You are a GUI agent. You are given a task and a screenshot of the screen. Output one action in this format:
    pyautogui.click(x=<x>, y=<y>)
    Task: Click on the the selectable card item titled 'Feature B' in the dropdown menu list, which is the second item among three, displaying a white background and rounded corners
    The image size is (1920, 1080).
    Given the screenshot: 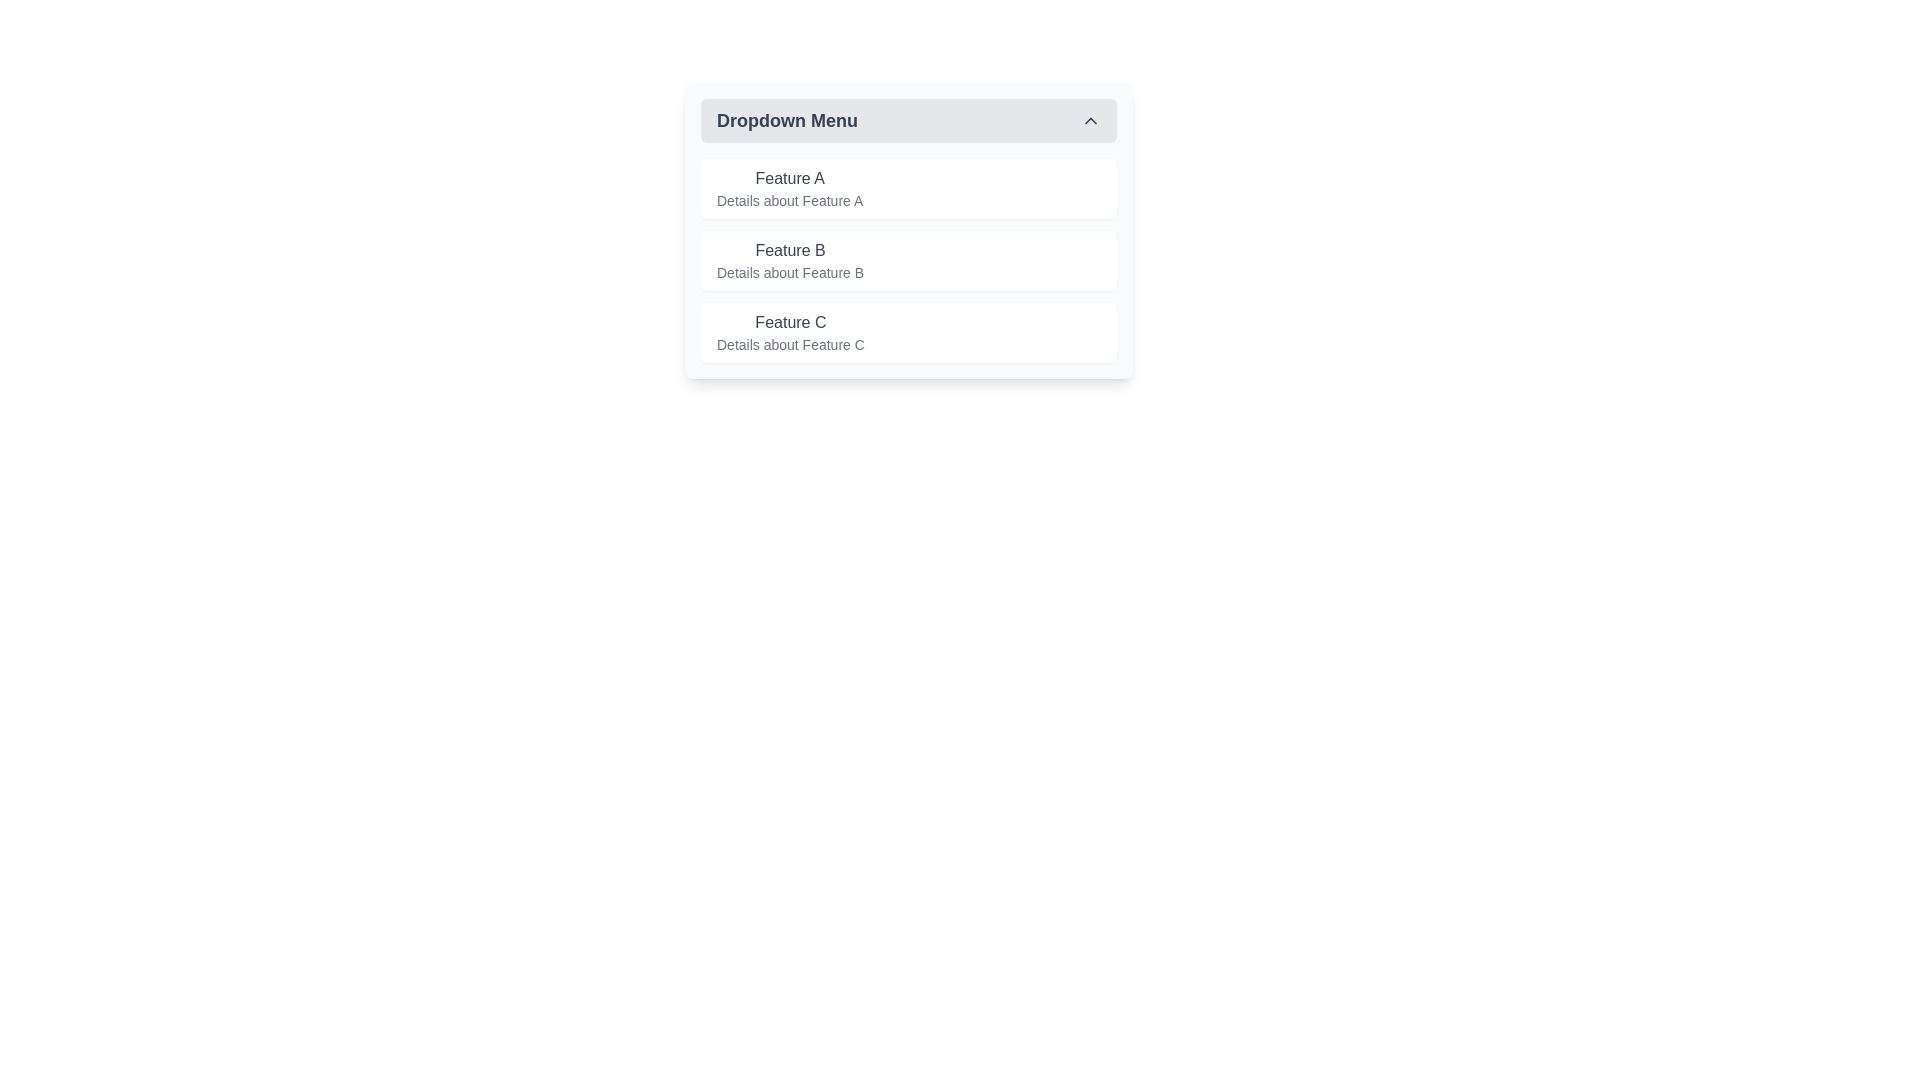 What is the action you would take?
    pyautogui.click(x=907, y=260)
    